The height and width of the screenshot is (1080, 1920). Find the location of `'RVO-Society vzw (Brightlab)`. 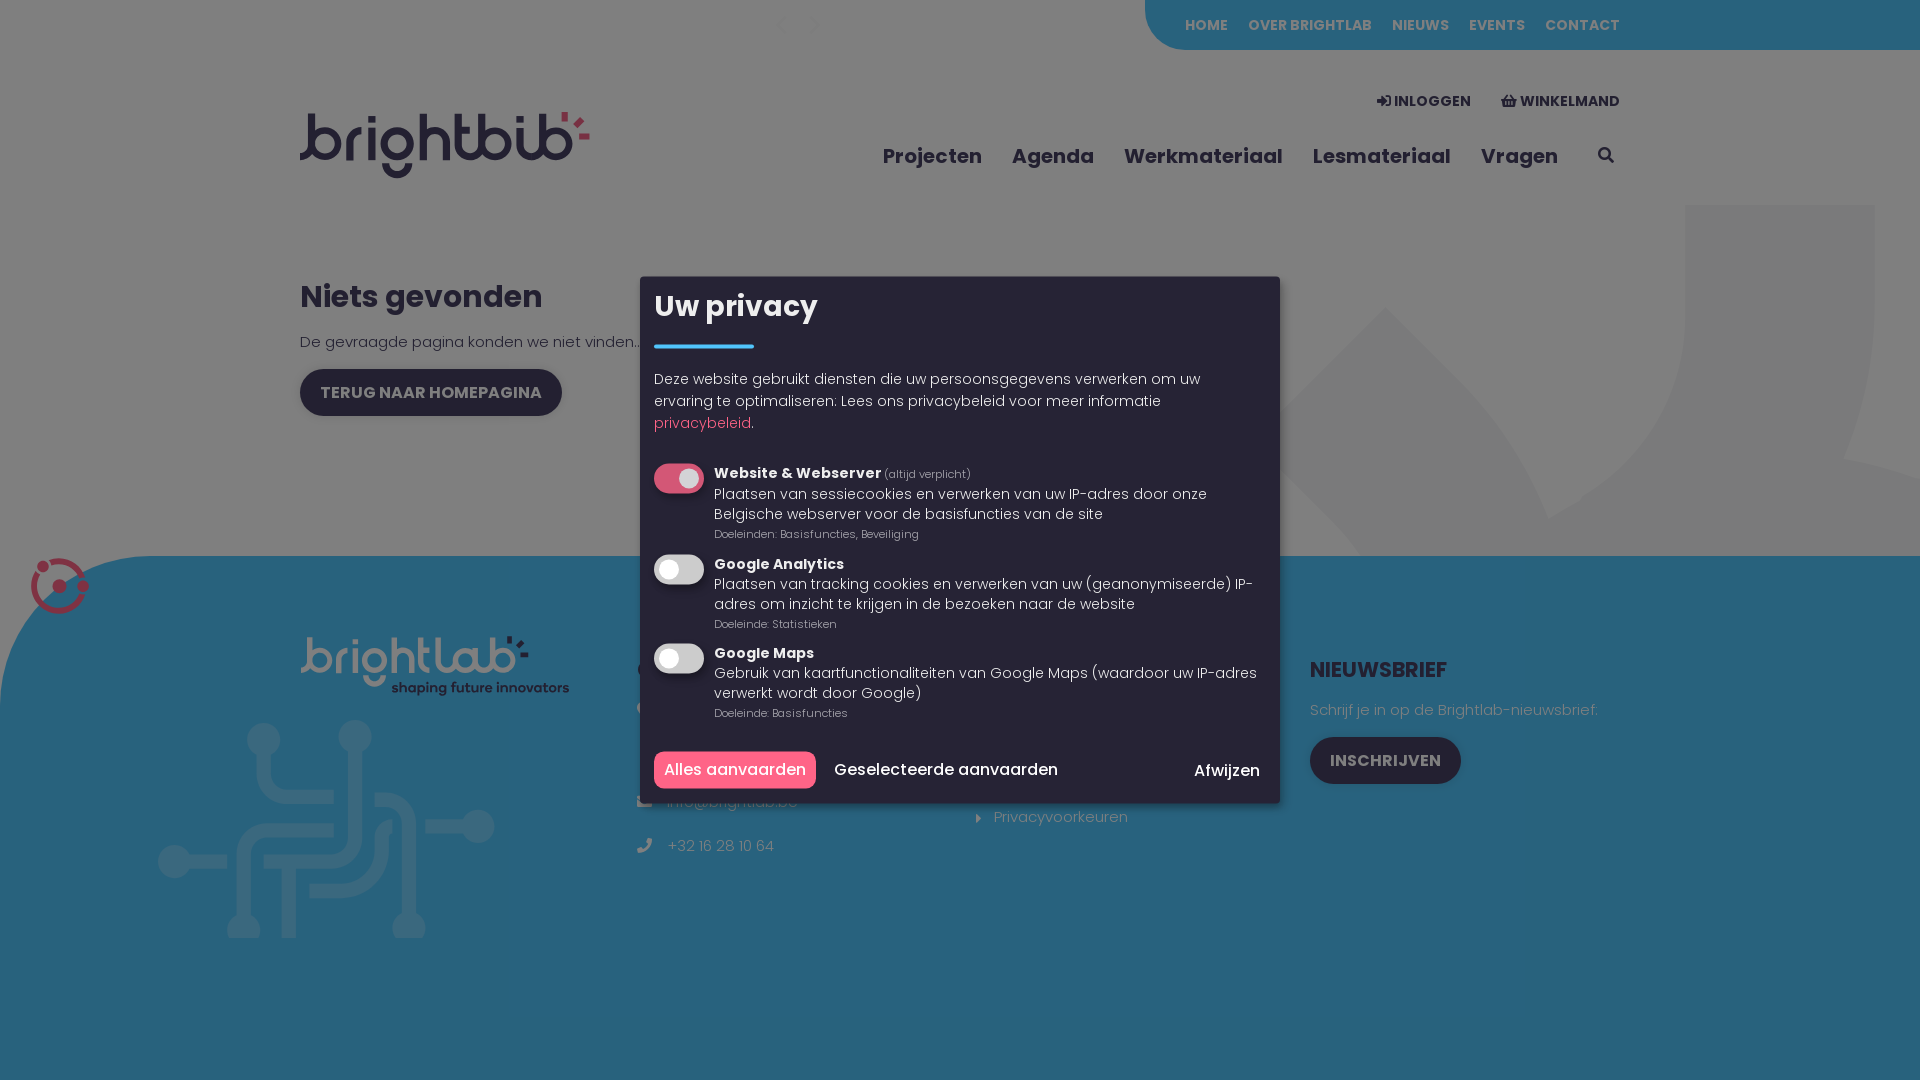

'RVO-Society vzw (Brightlab) is located at coordinates (769, 733).